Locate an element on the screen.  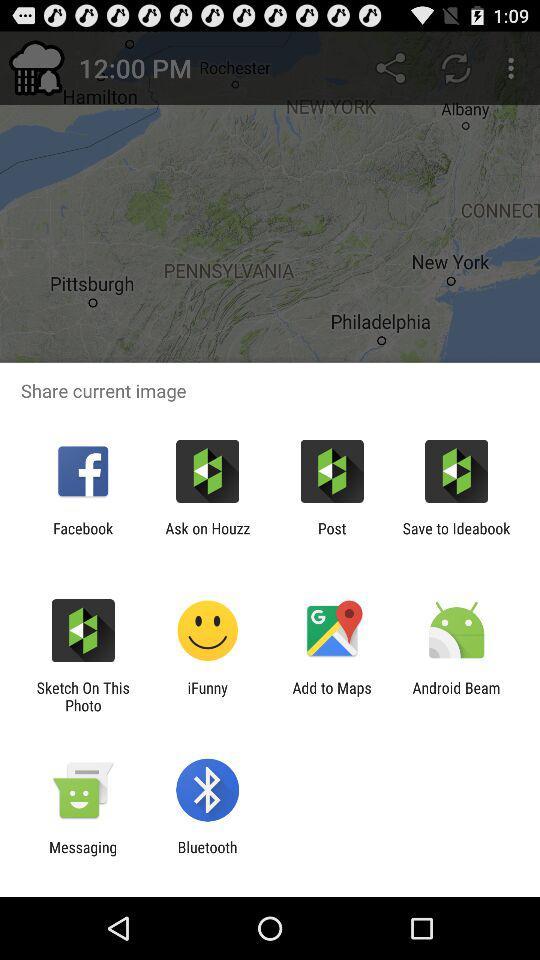
item to the right of post app is located at coordinates (456, 536).